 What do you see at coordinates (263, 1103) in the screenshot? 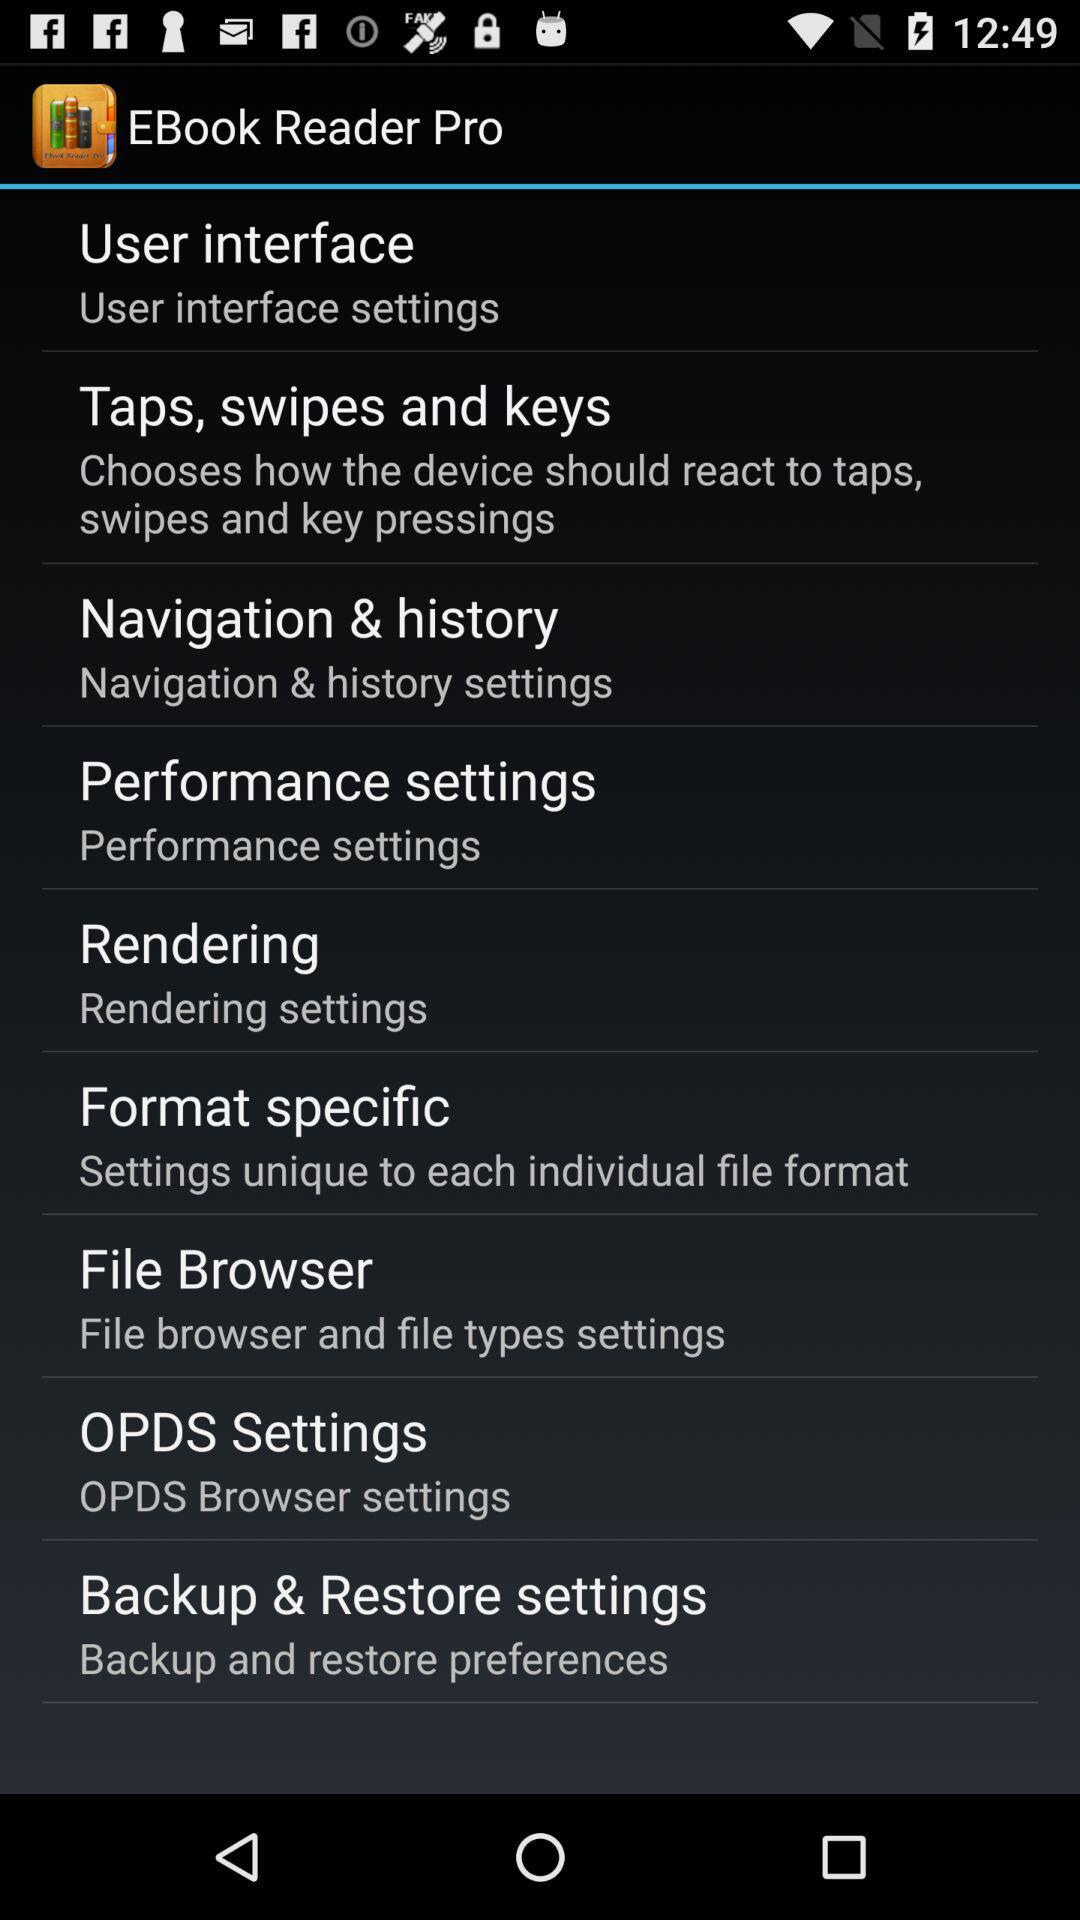
I see `the format specific` at bounding box center [263, 1103].